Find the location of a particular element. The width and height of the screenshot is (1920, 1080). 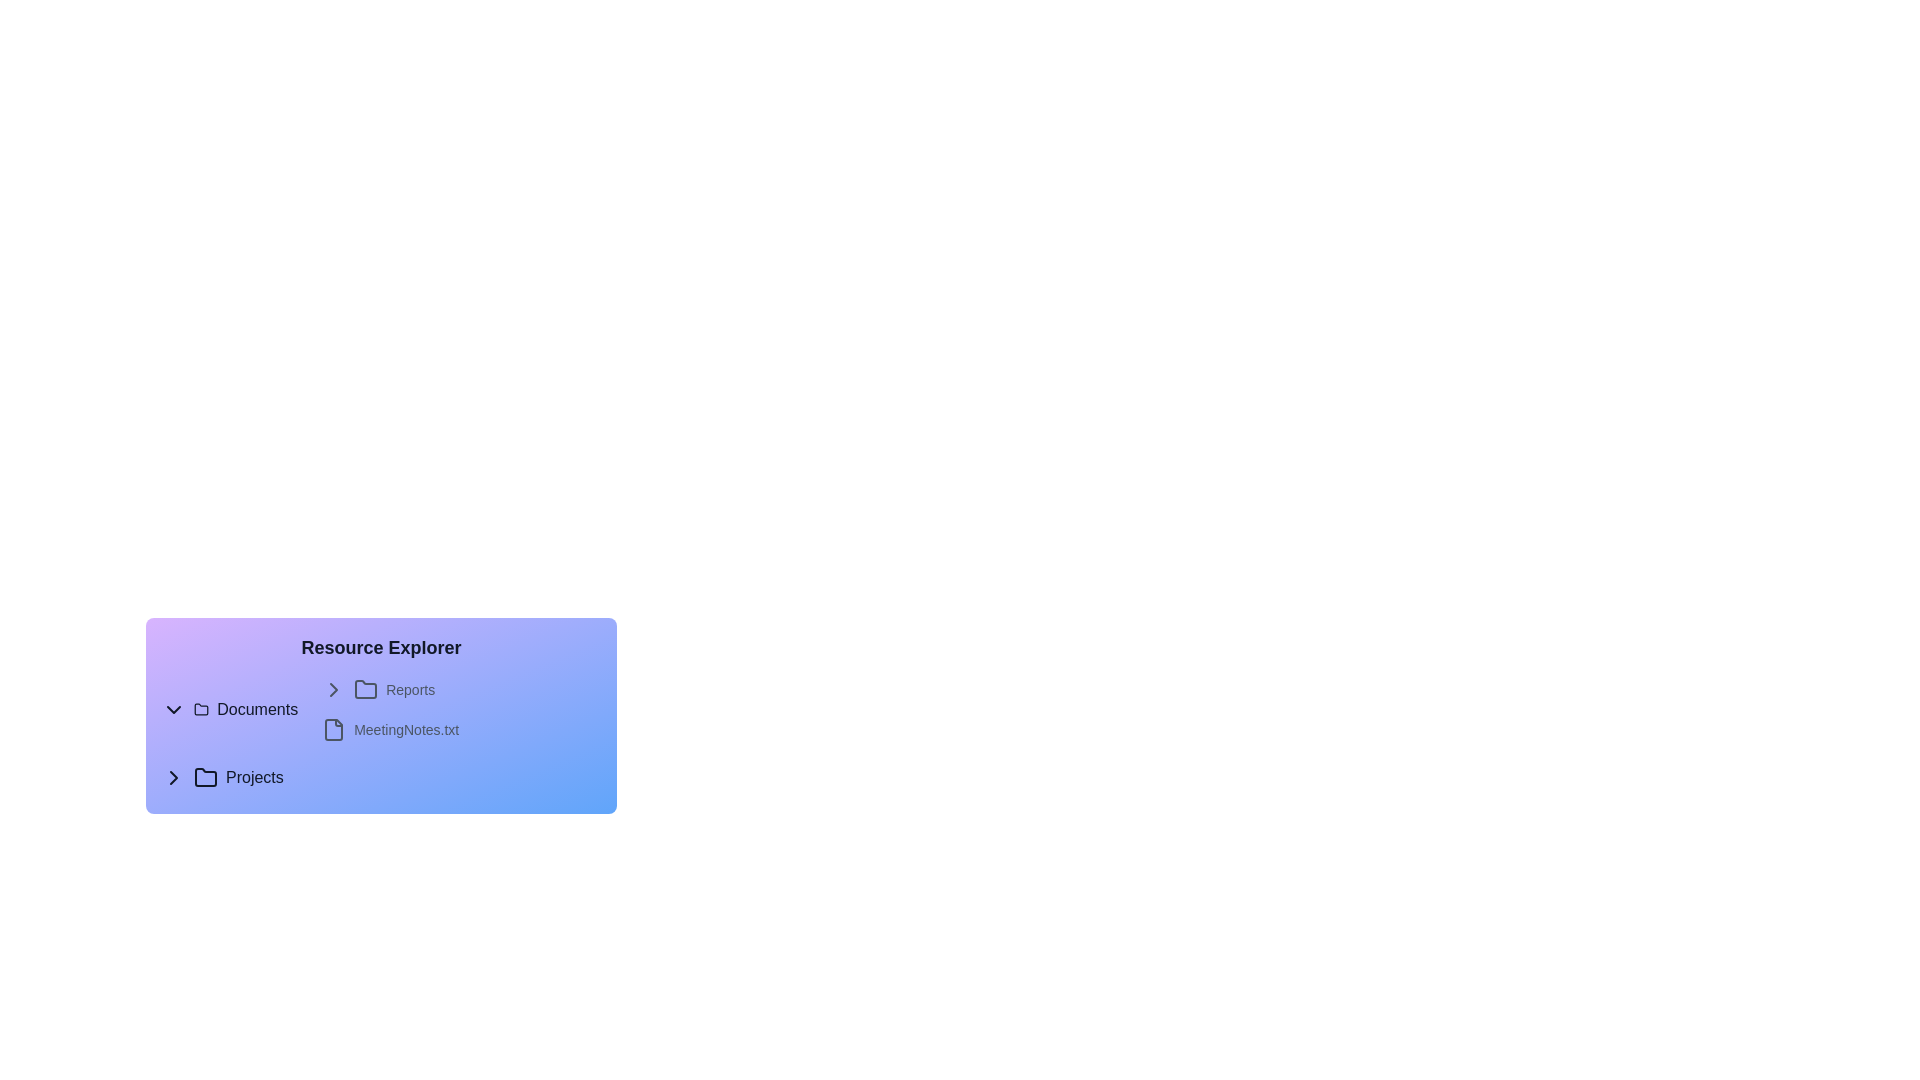

the 'Projects' folder item in the resource explorer interface is located at coordinates (381, 777).